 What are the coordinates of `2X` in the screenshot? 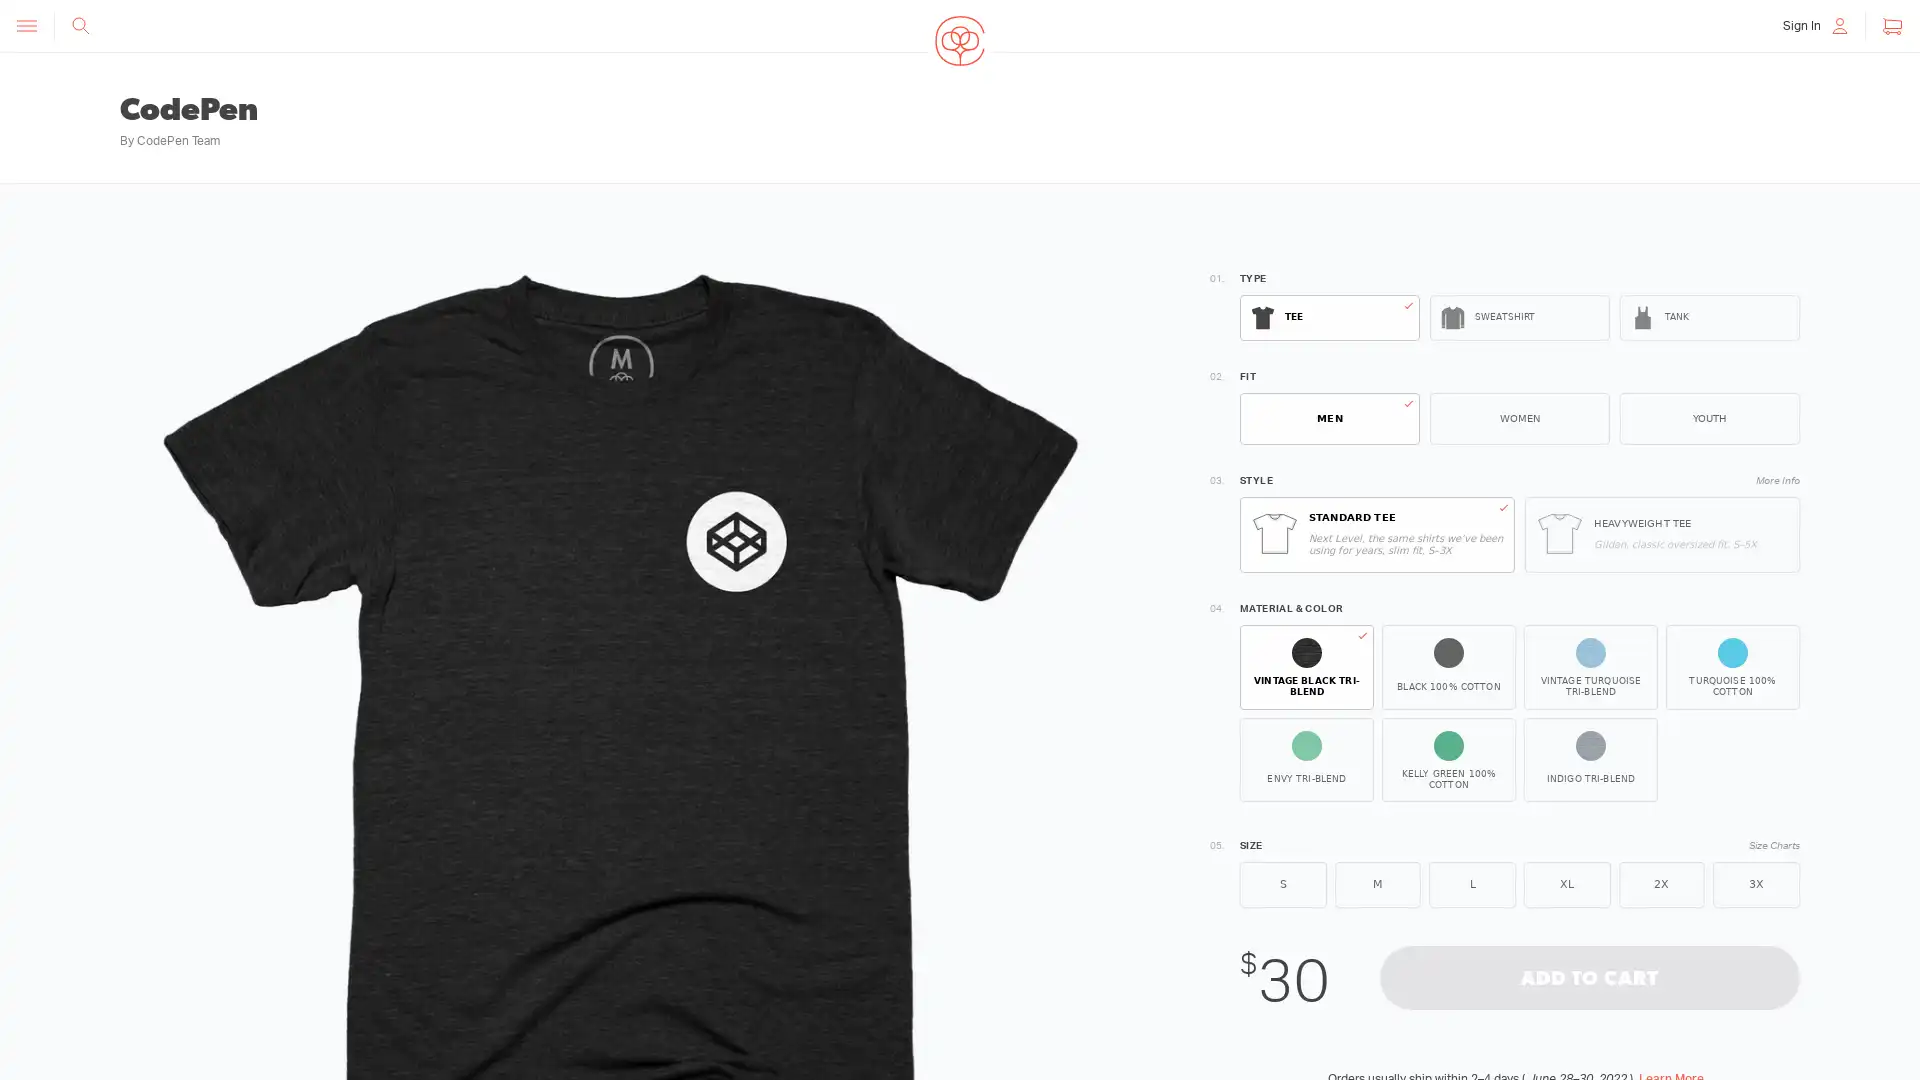 It's located at (1661, 883).